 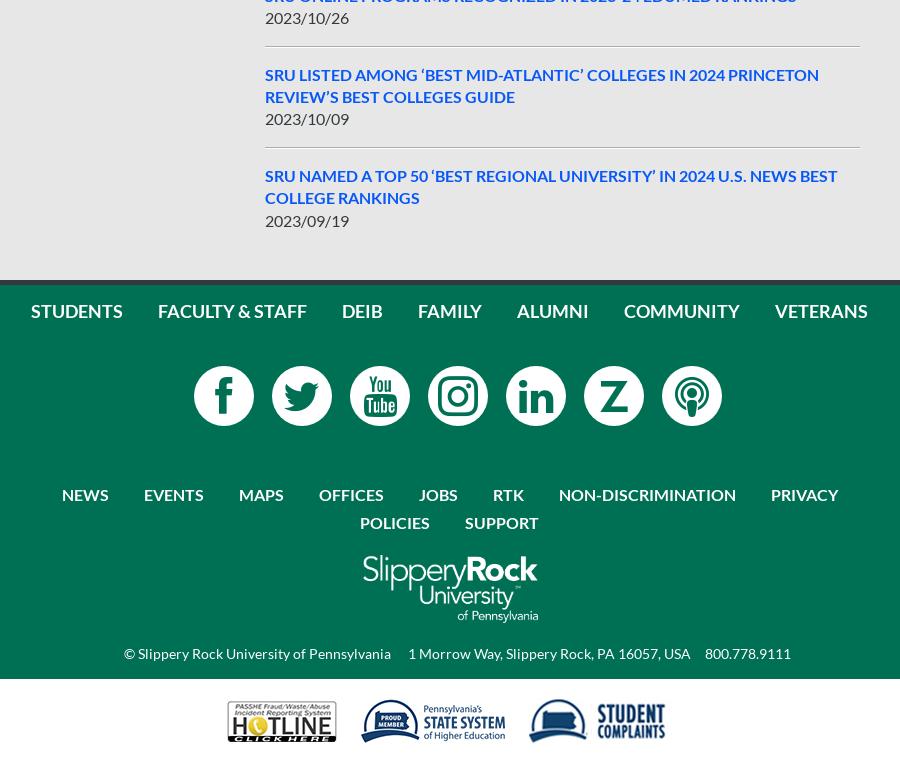 What do you see at coordinates (746, 651) in the screenshot?
I see `'800.778.9111'` at bounding box center [746, 651].